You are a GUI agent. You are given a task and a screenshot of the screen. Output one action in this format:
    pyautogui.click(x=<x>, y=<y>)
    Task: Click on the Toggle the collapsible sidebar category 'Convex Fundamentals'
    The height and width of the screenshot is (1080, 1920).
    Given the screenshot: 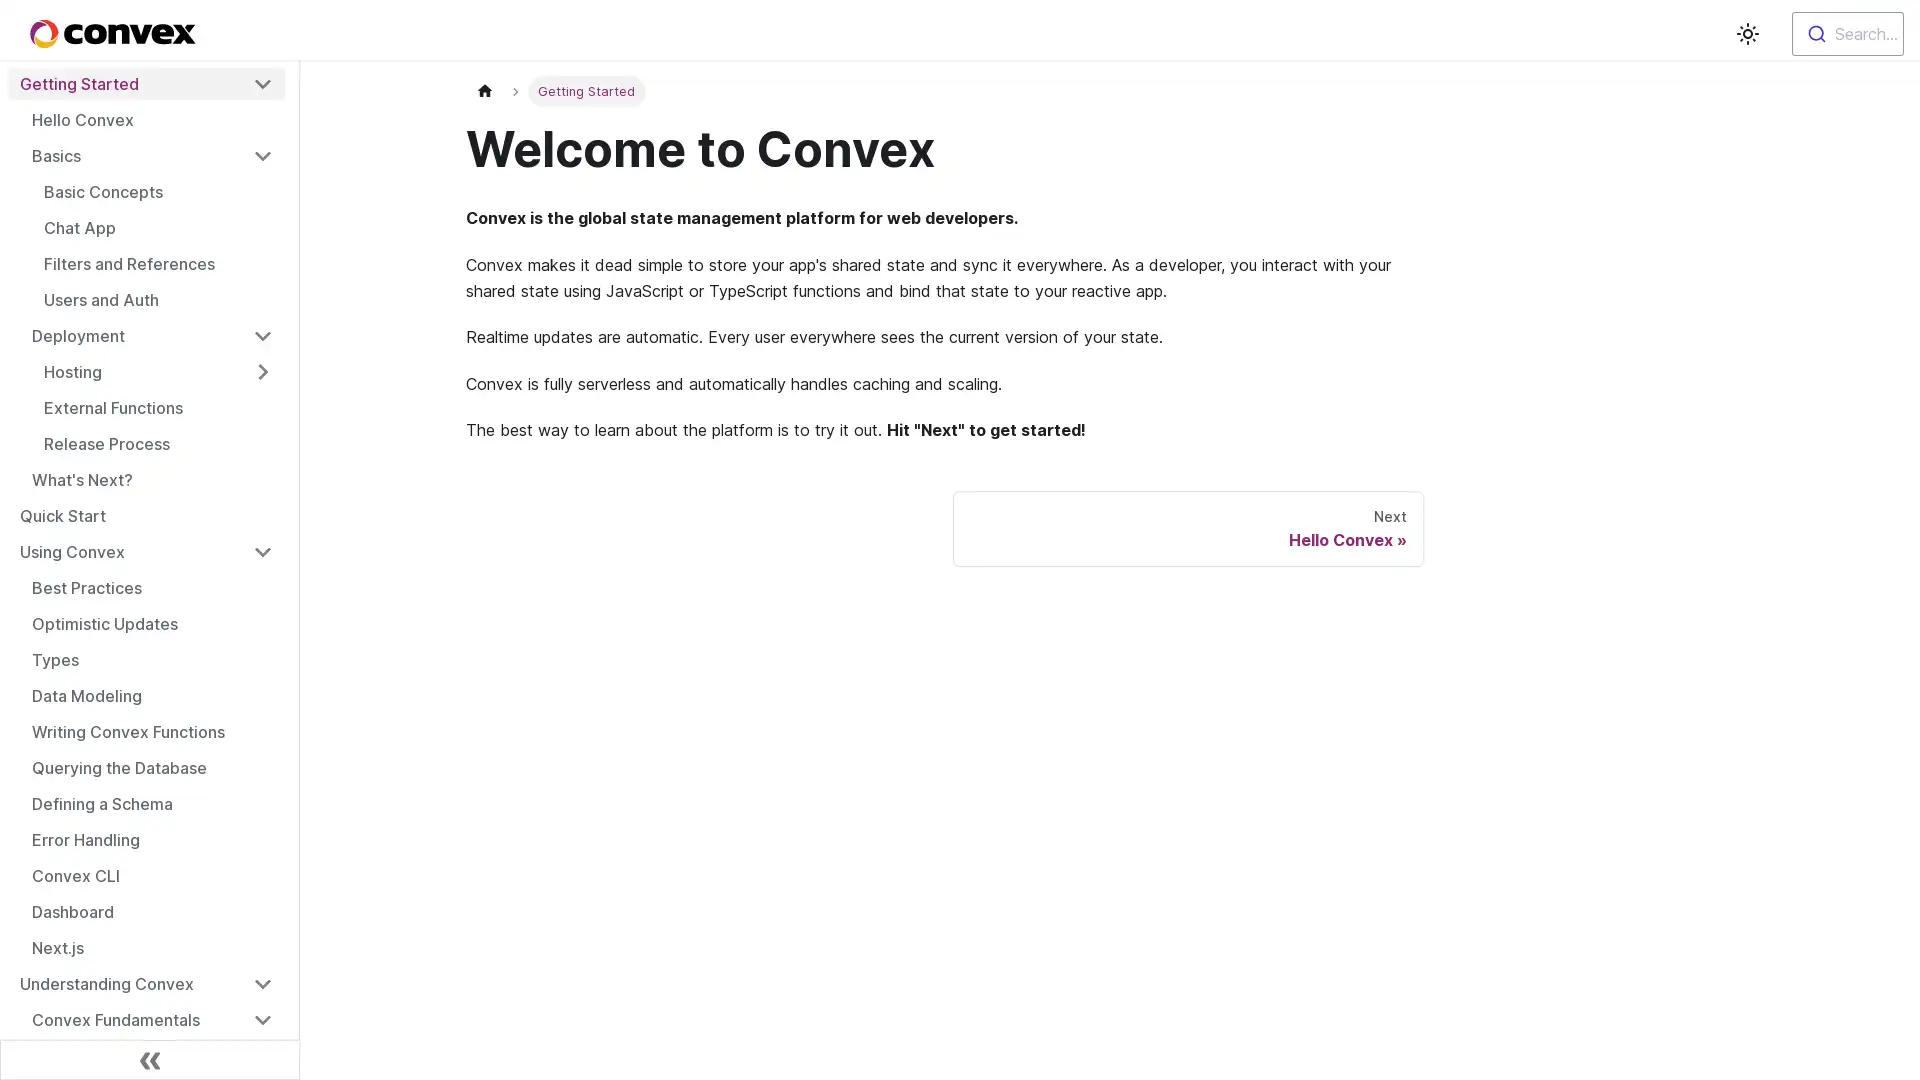 What is the action you would take?
    pyautogui.click(x=262, y=1019)
    